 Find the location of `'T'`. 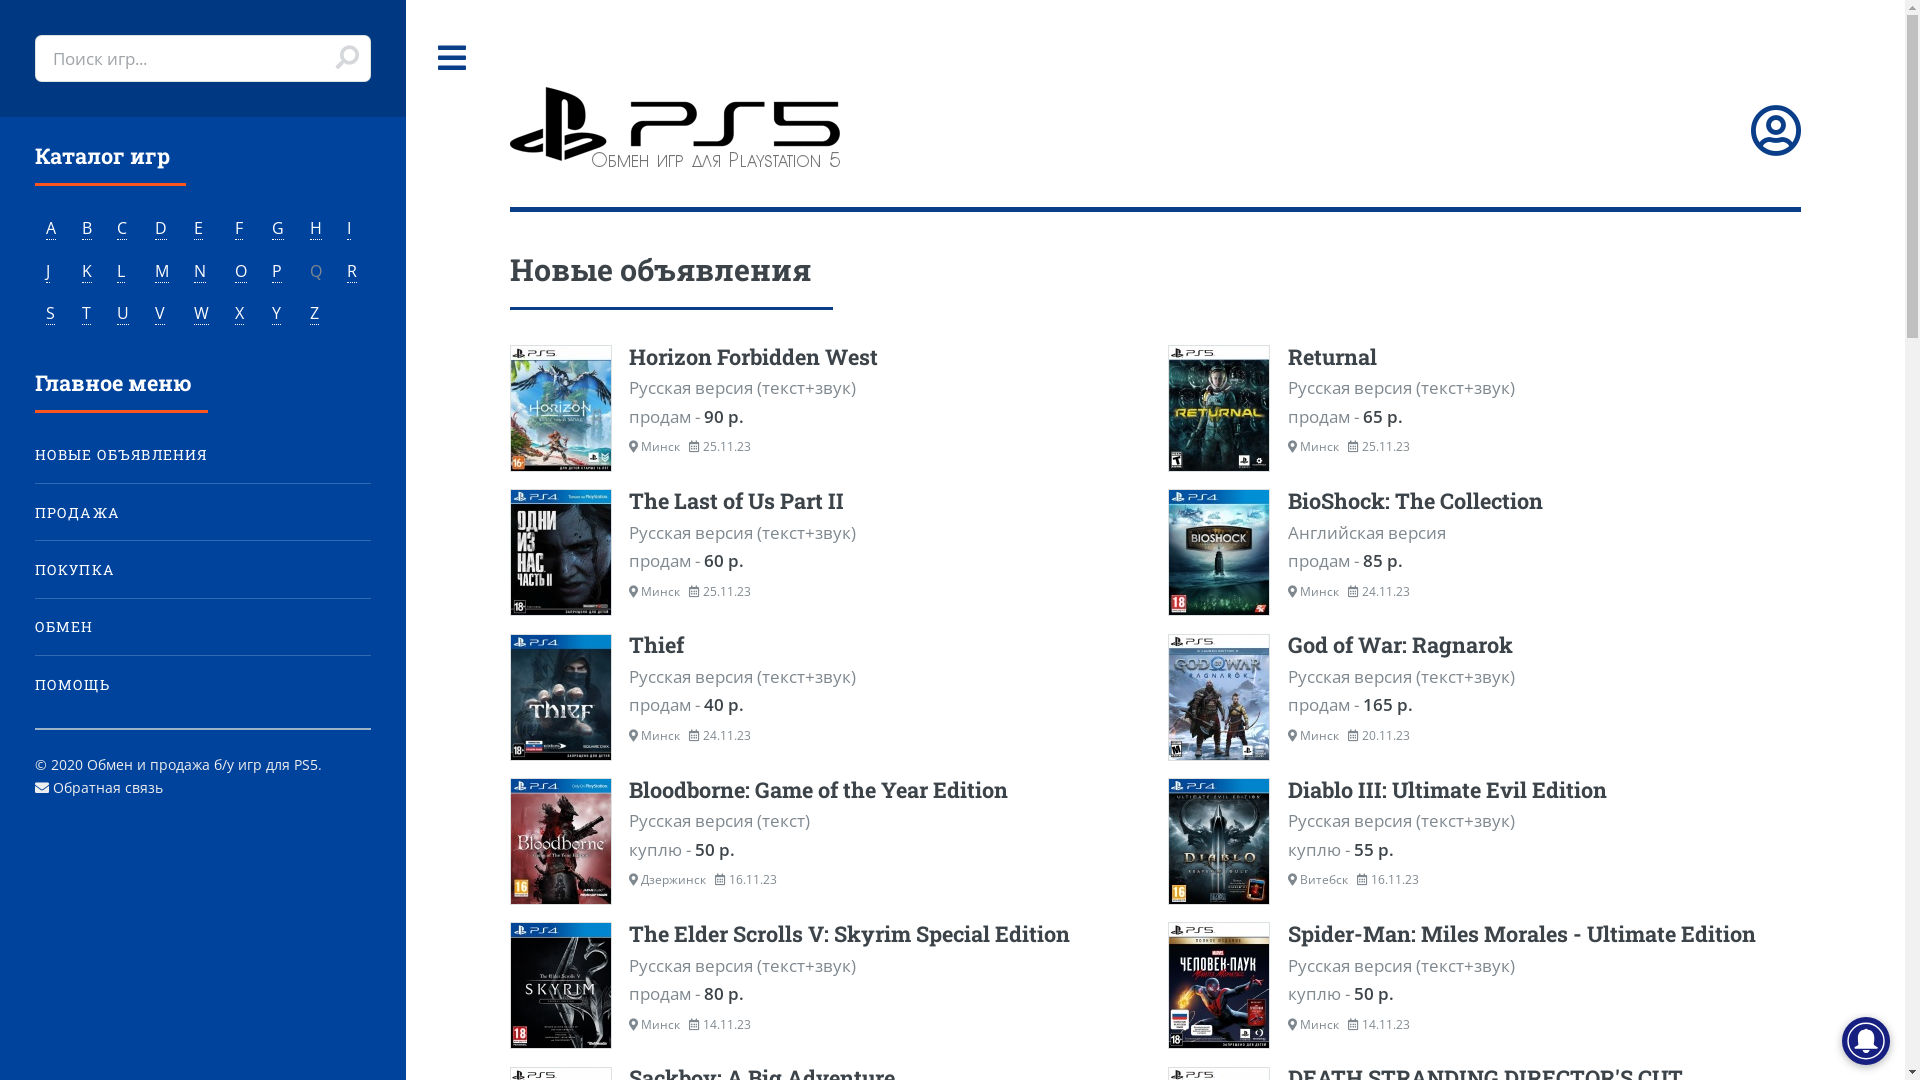

'T' is located at coordinates (85, 313).